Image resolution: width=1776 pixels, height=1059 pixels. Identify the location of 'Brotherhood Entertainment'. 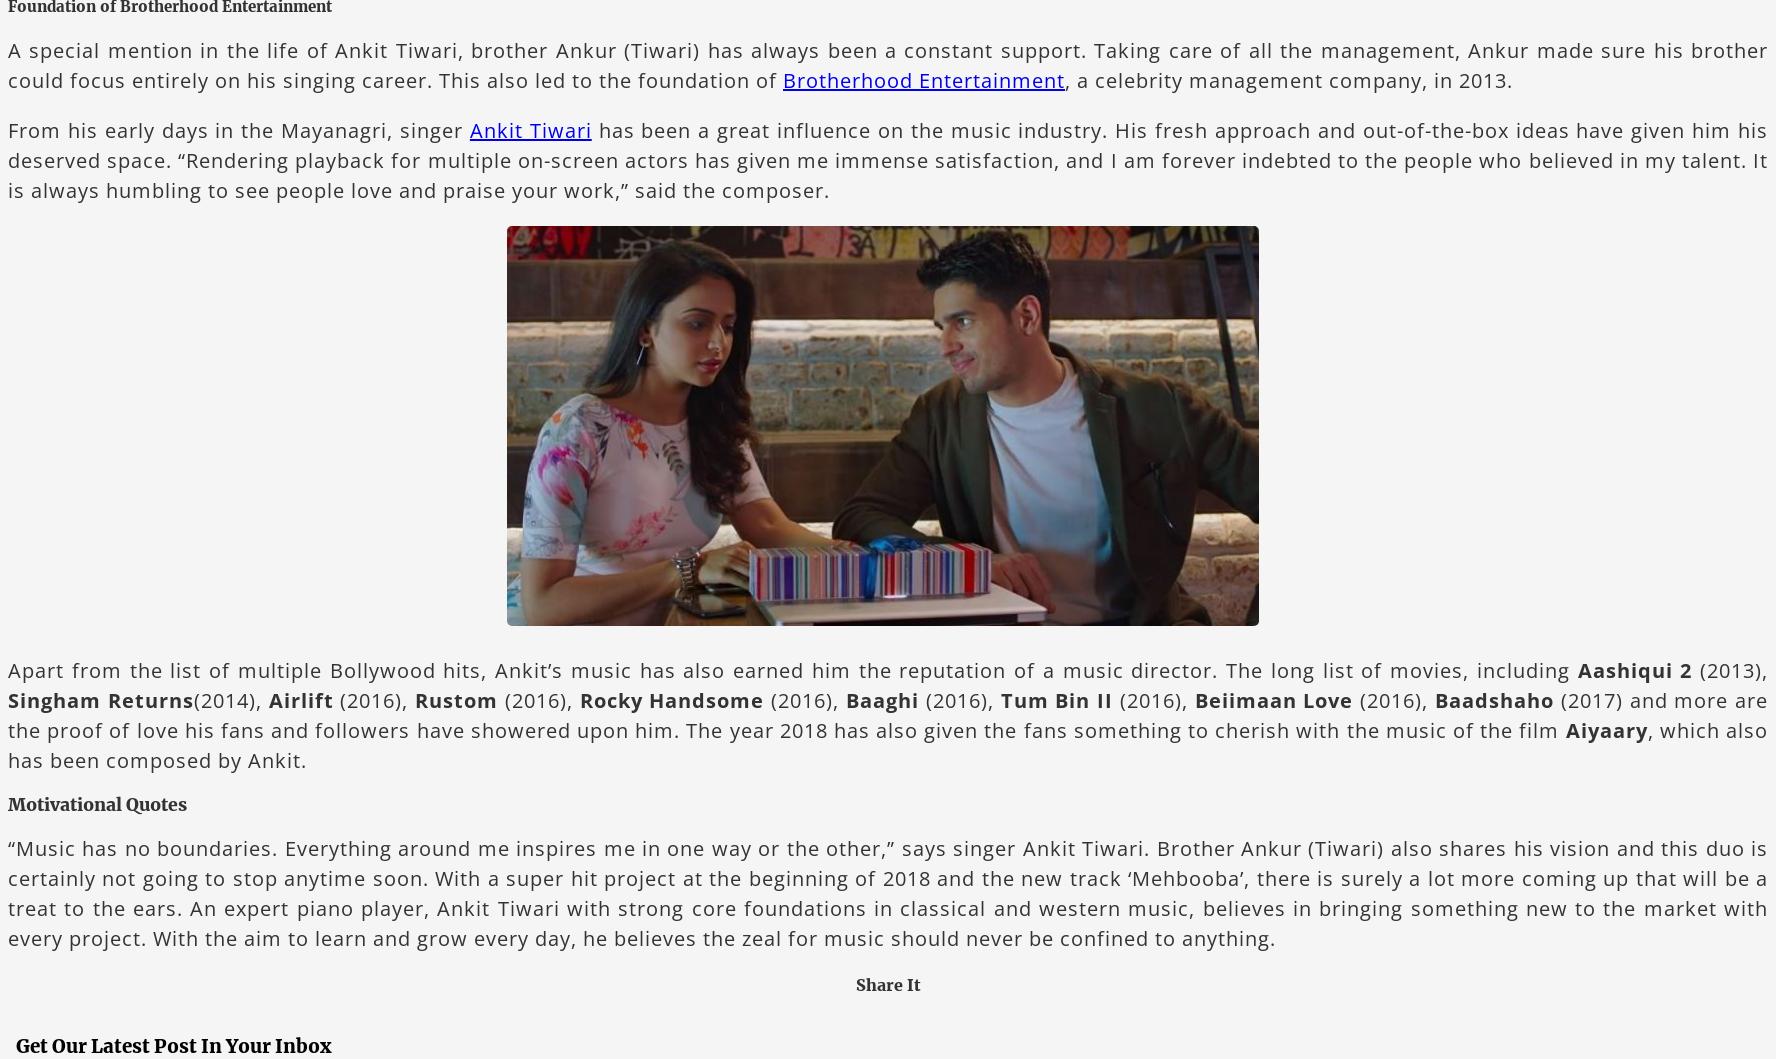
(782, 79).